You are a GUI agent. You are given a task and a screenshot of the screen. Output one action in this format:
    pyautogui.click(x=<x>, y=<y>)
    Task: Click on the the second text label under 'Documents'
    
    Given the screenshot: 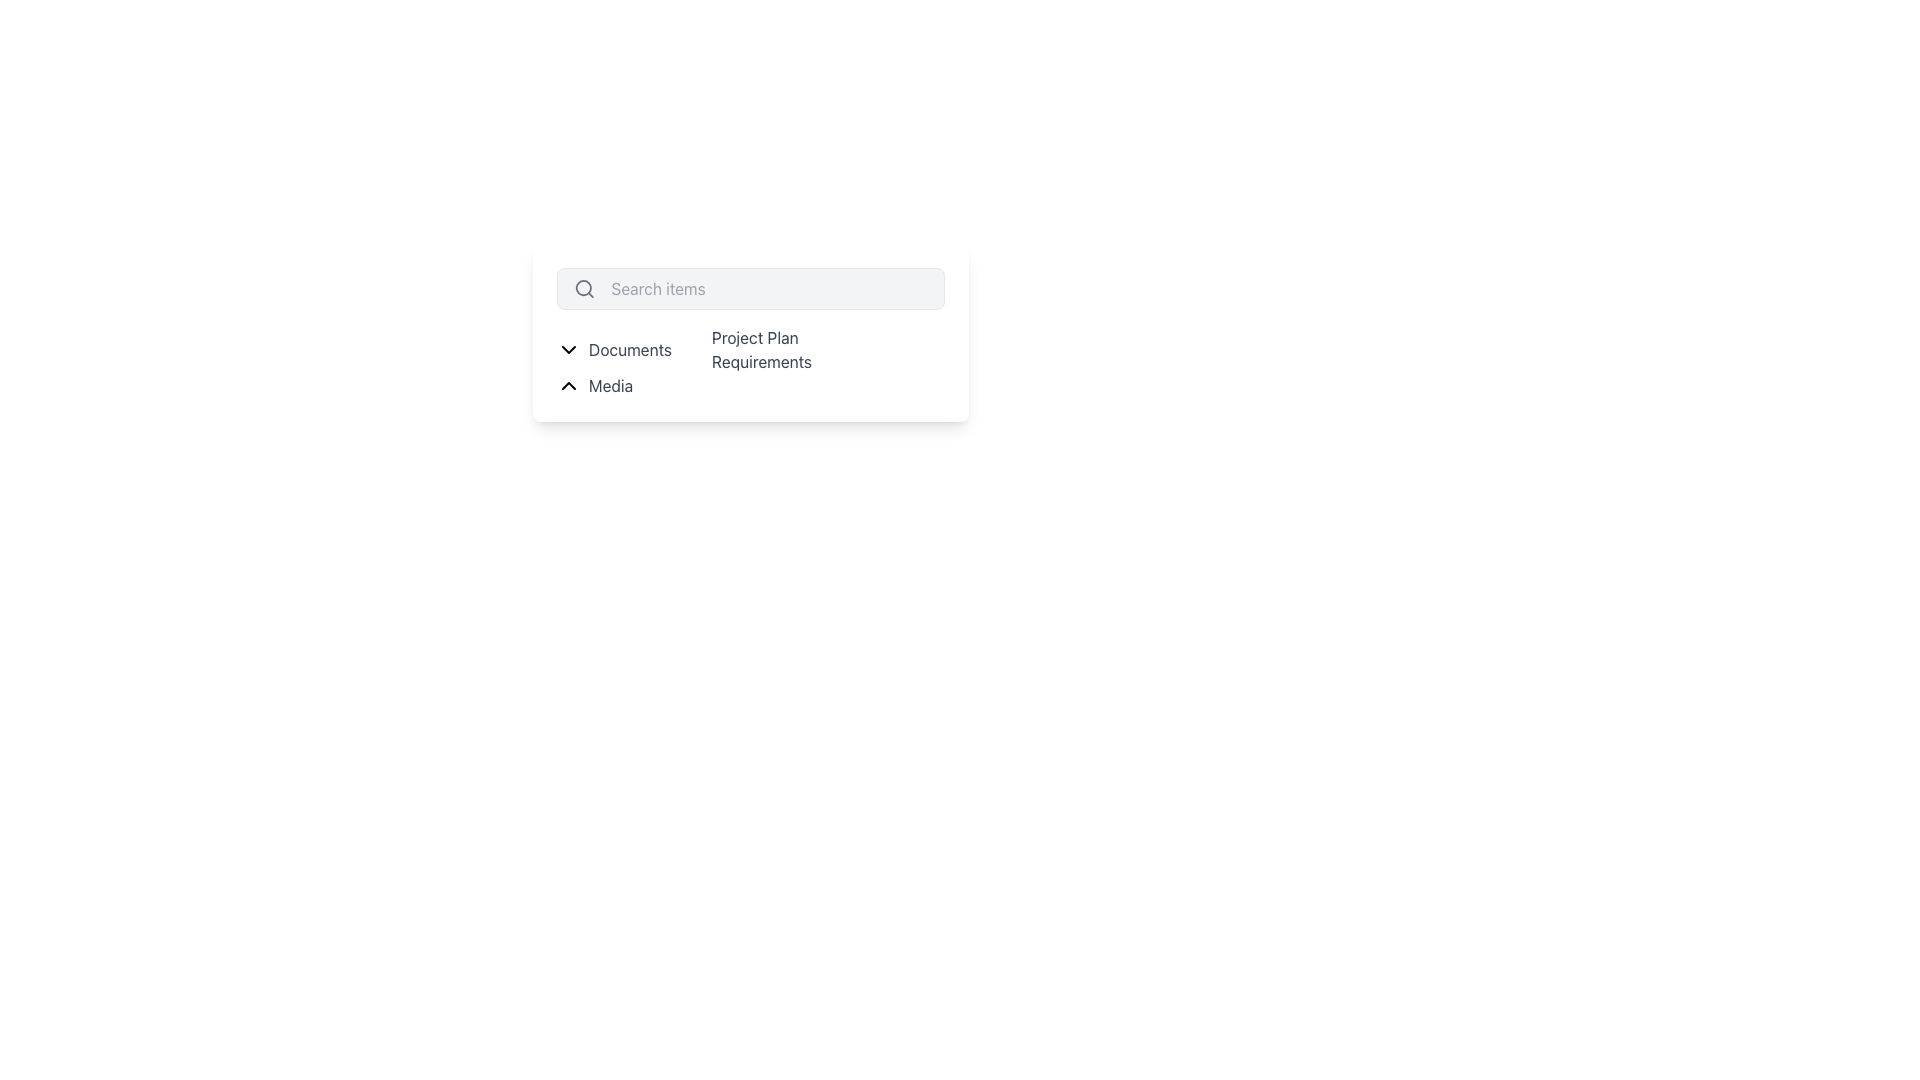 What is the action you would take?
    pyautogui.click(x=752, y=362)
    